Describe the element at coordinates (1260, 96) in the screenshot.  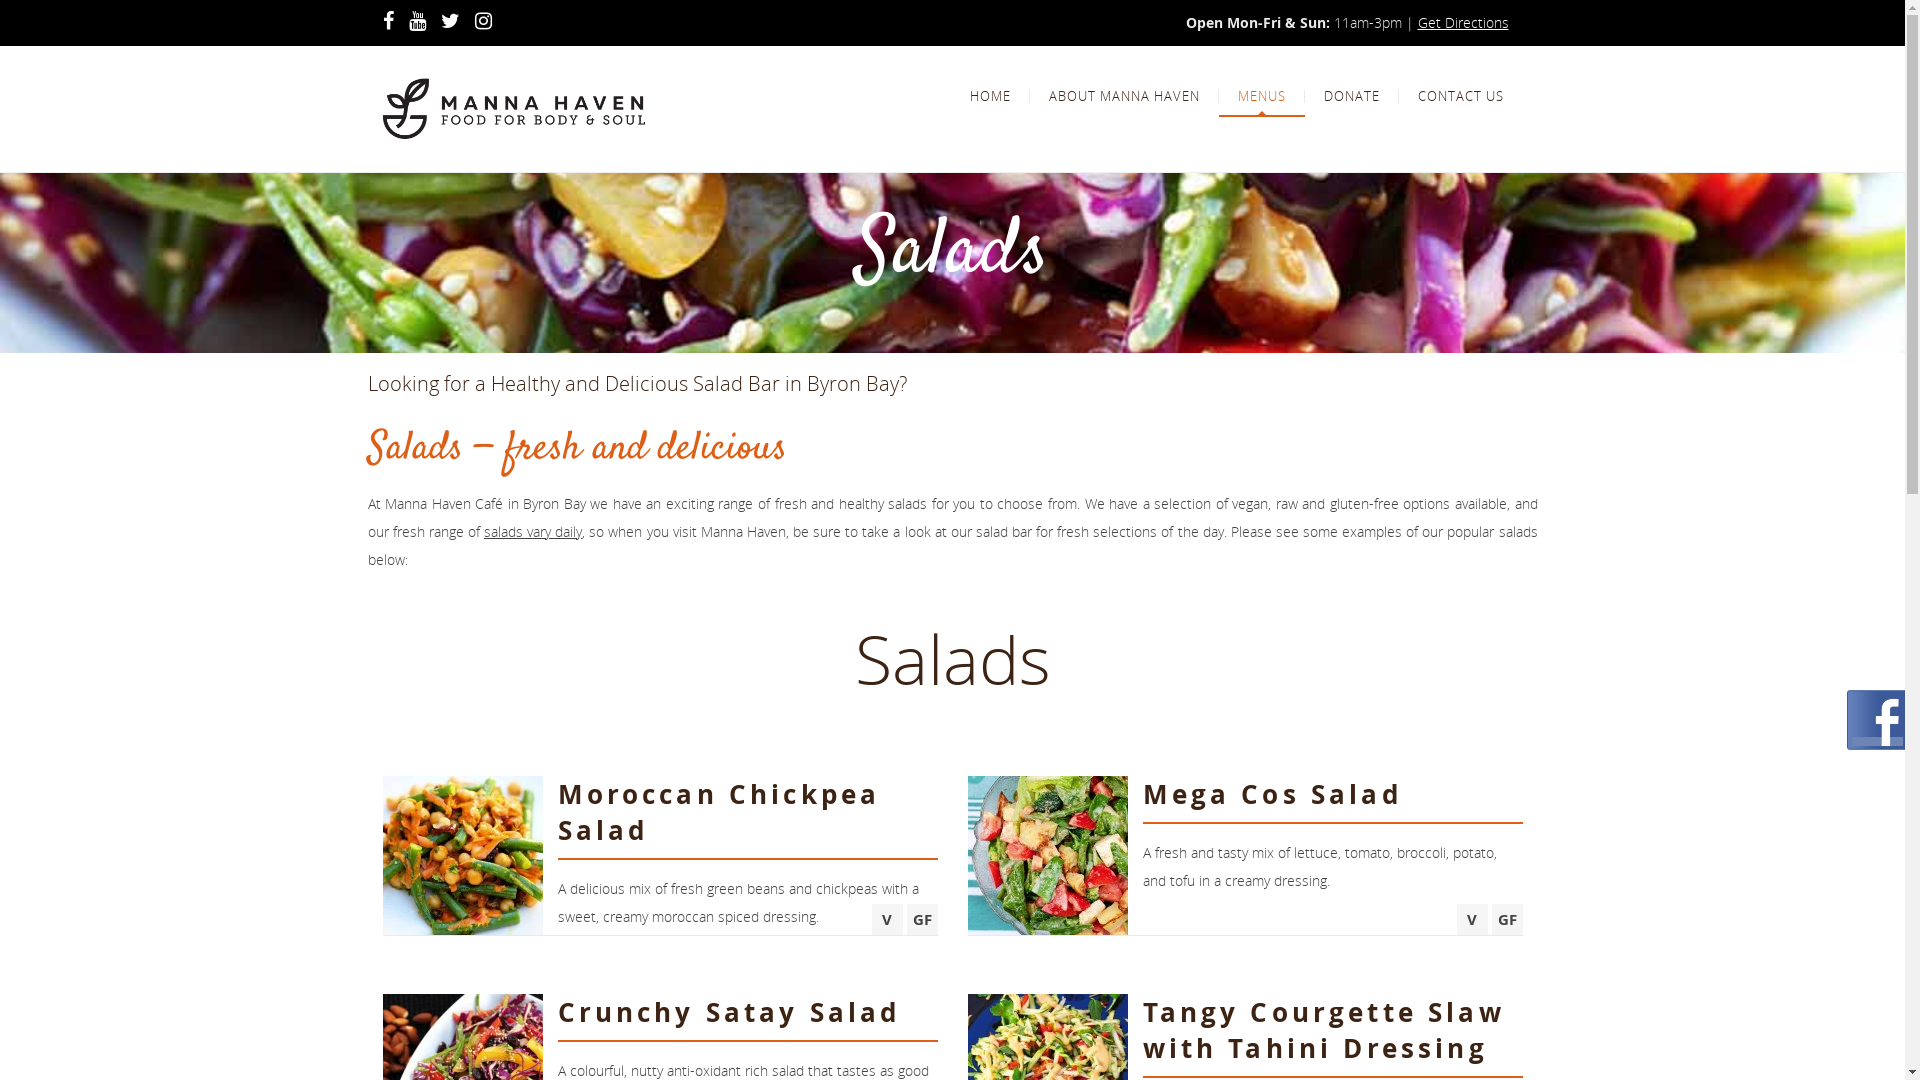
I see `'MENUS'` at that location.